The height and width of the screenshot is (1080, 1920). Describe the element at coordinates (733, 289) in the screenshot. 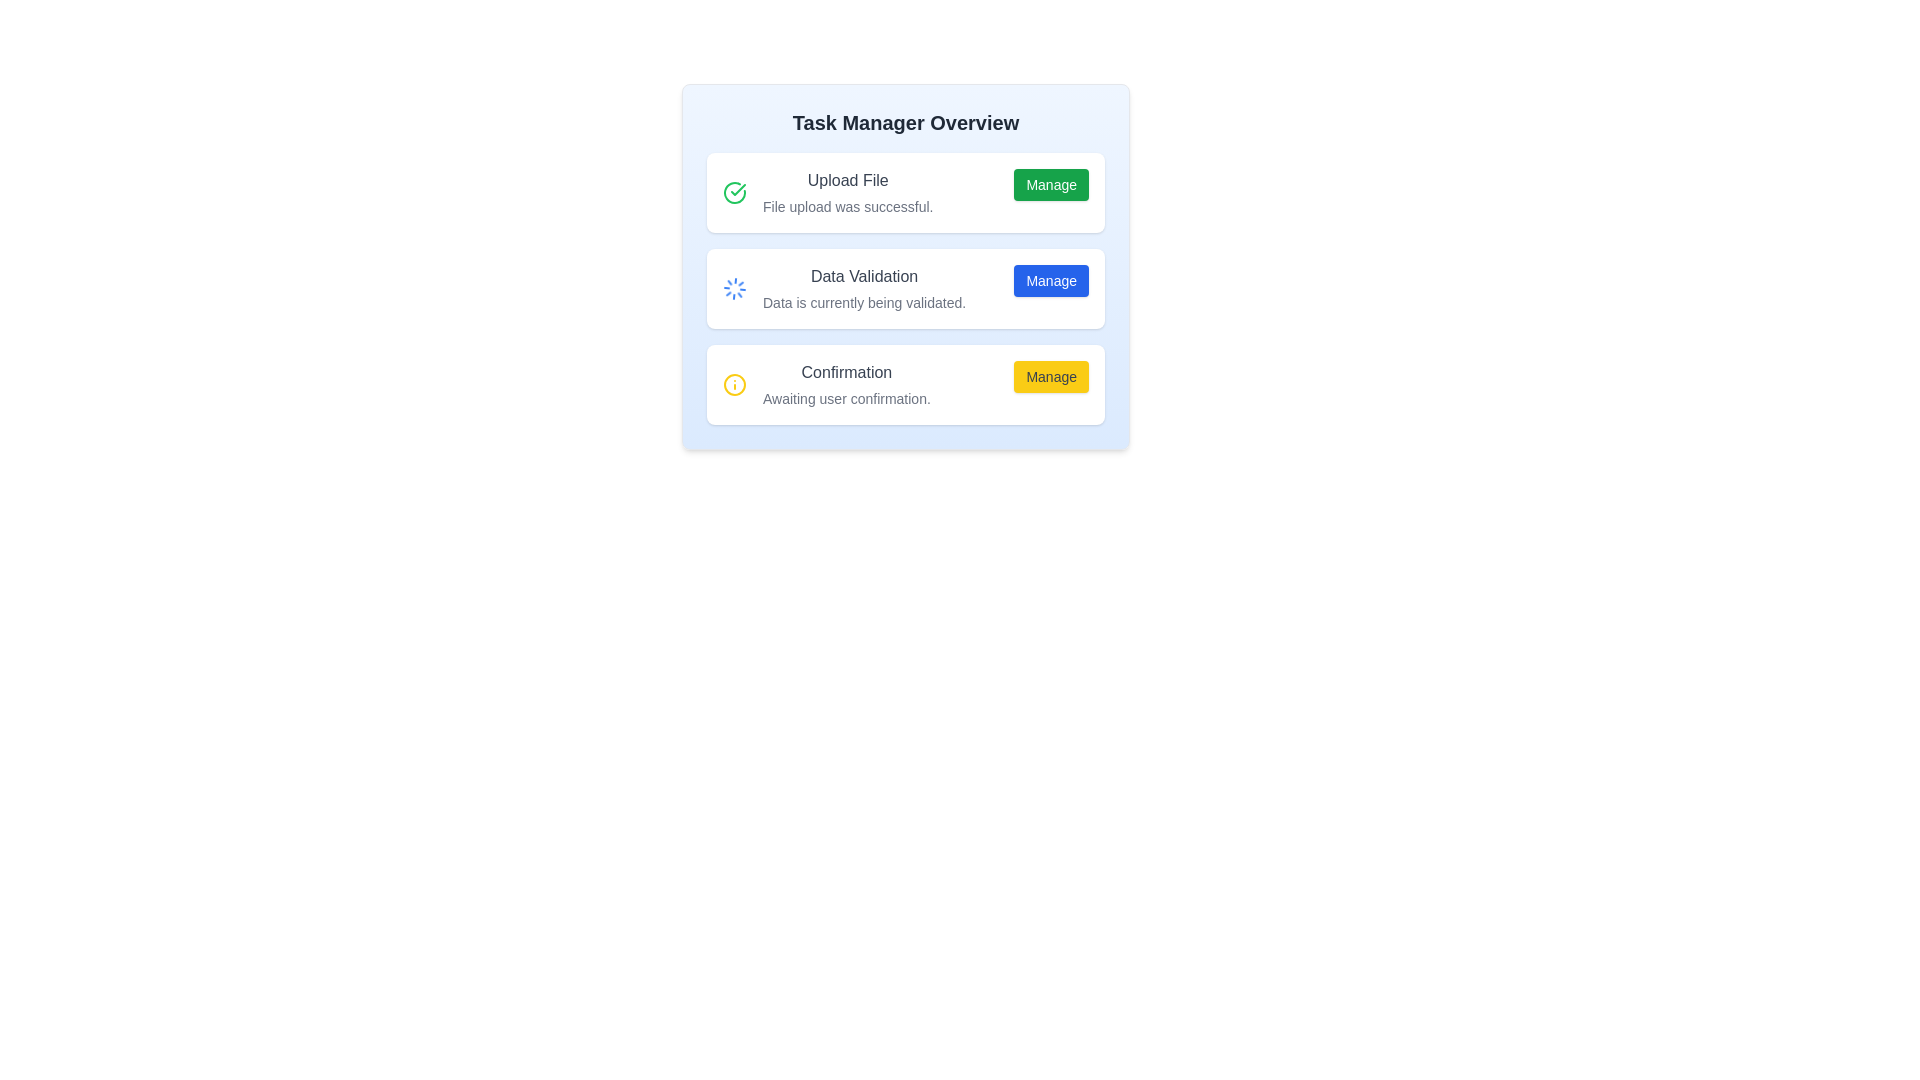

I see `the Spinner icon located in the 'Task Manager Overview' UI card, adjacent to 'Data Validation' and before the 'Manage' button` at that location.